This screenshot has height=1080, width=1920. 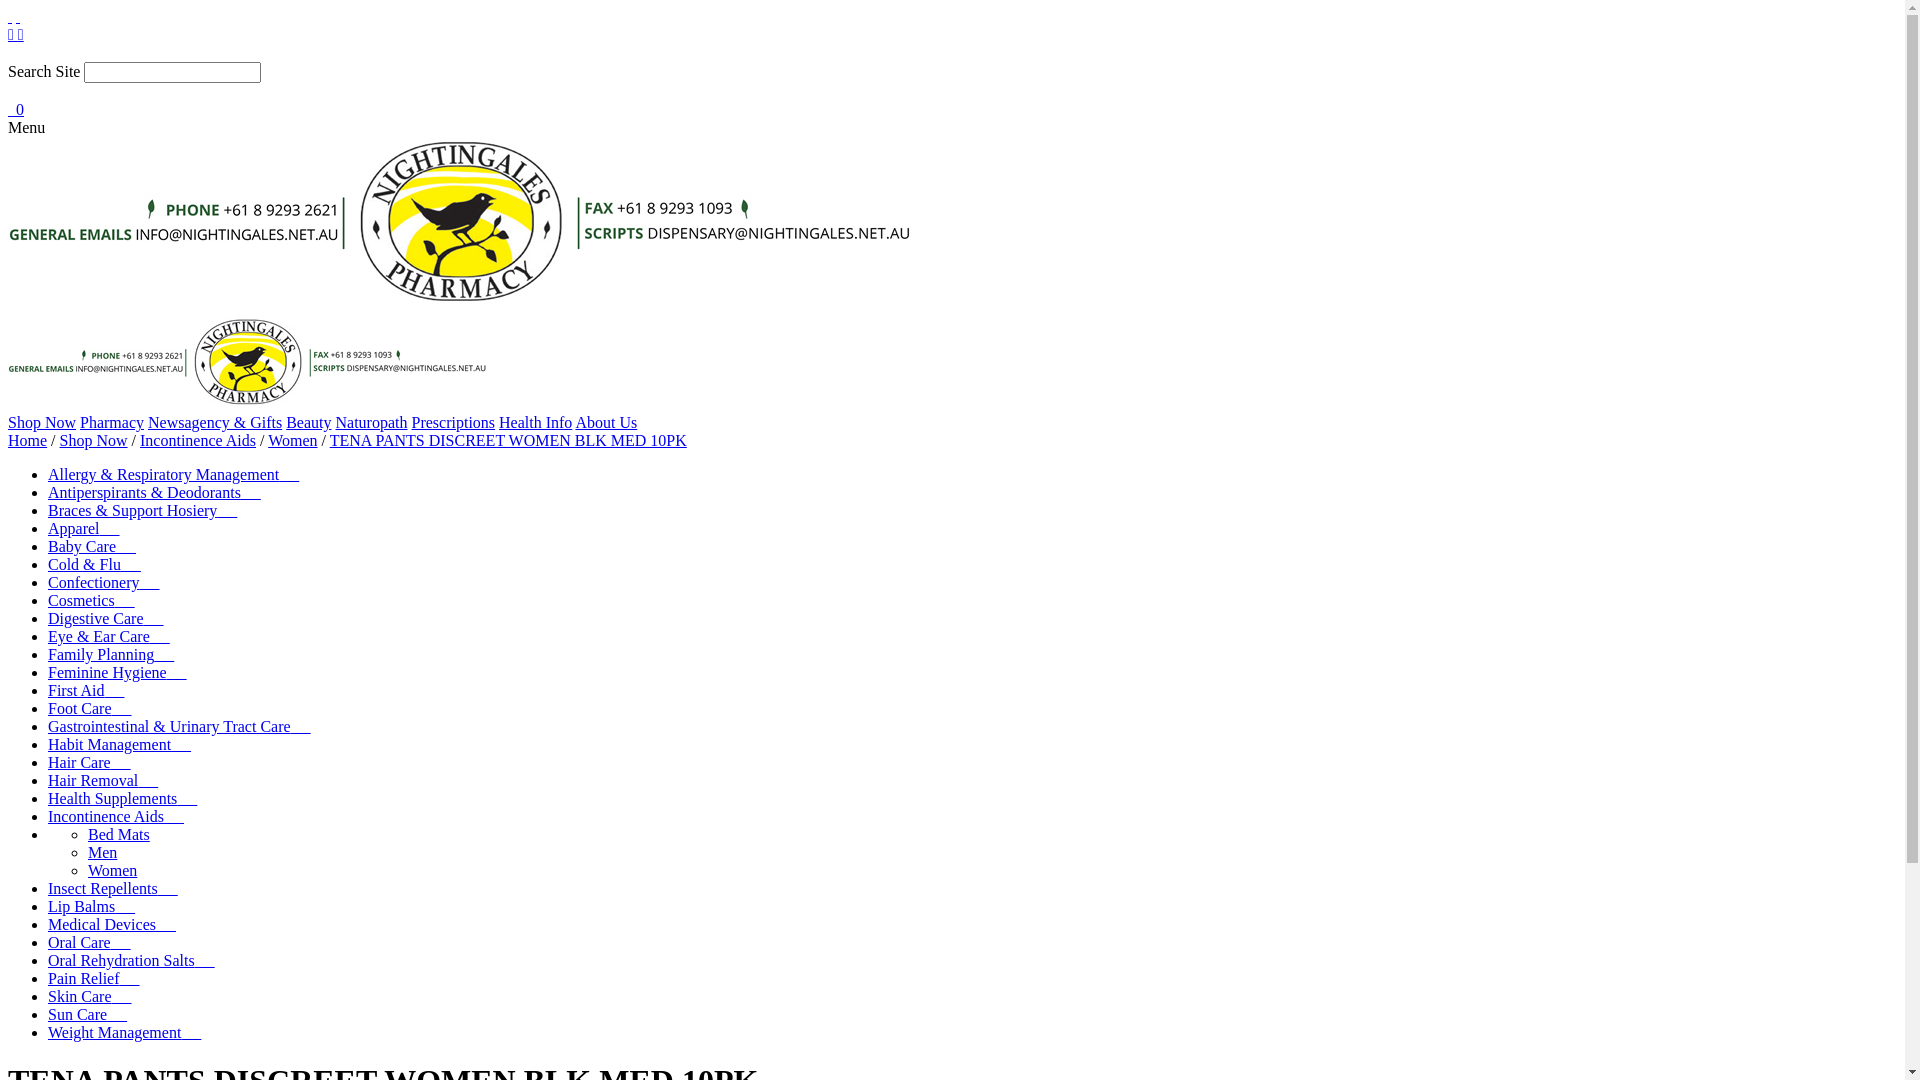 What do you see at coordinates (574, 421) in the screenshot?
I see `'About Us'` at bounding box center [574, 421].